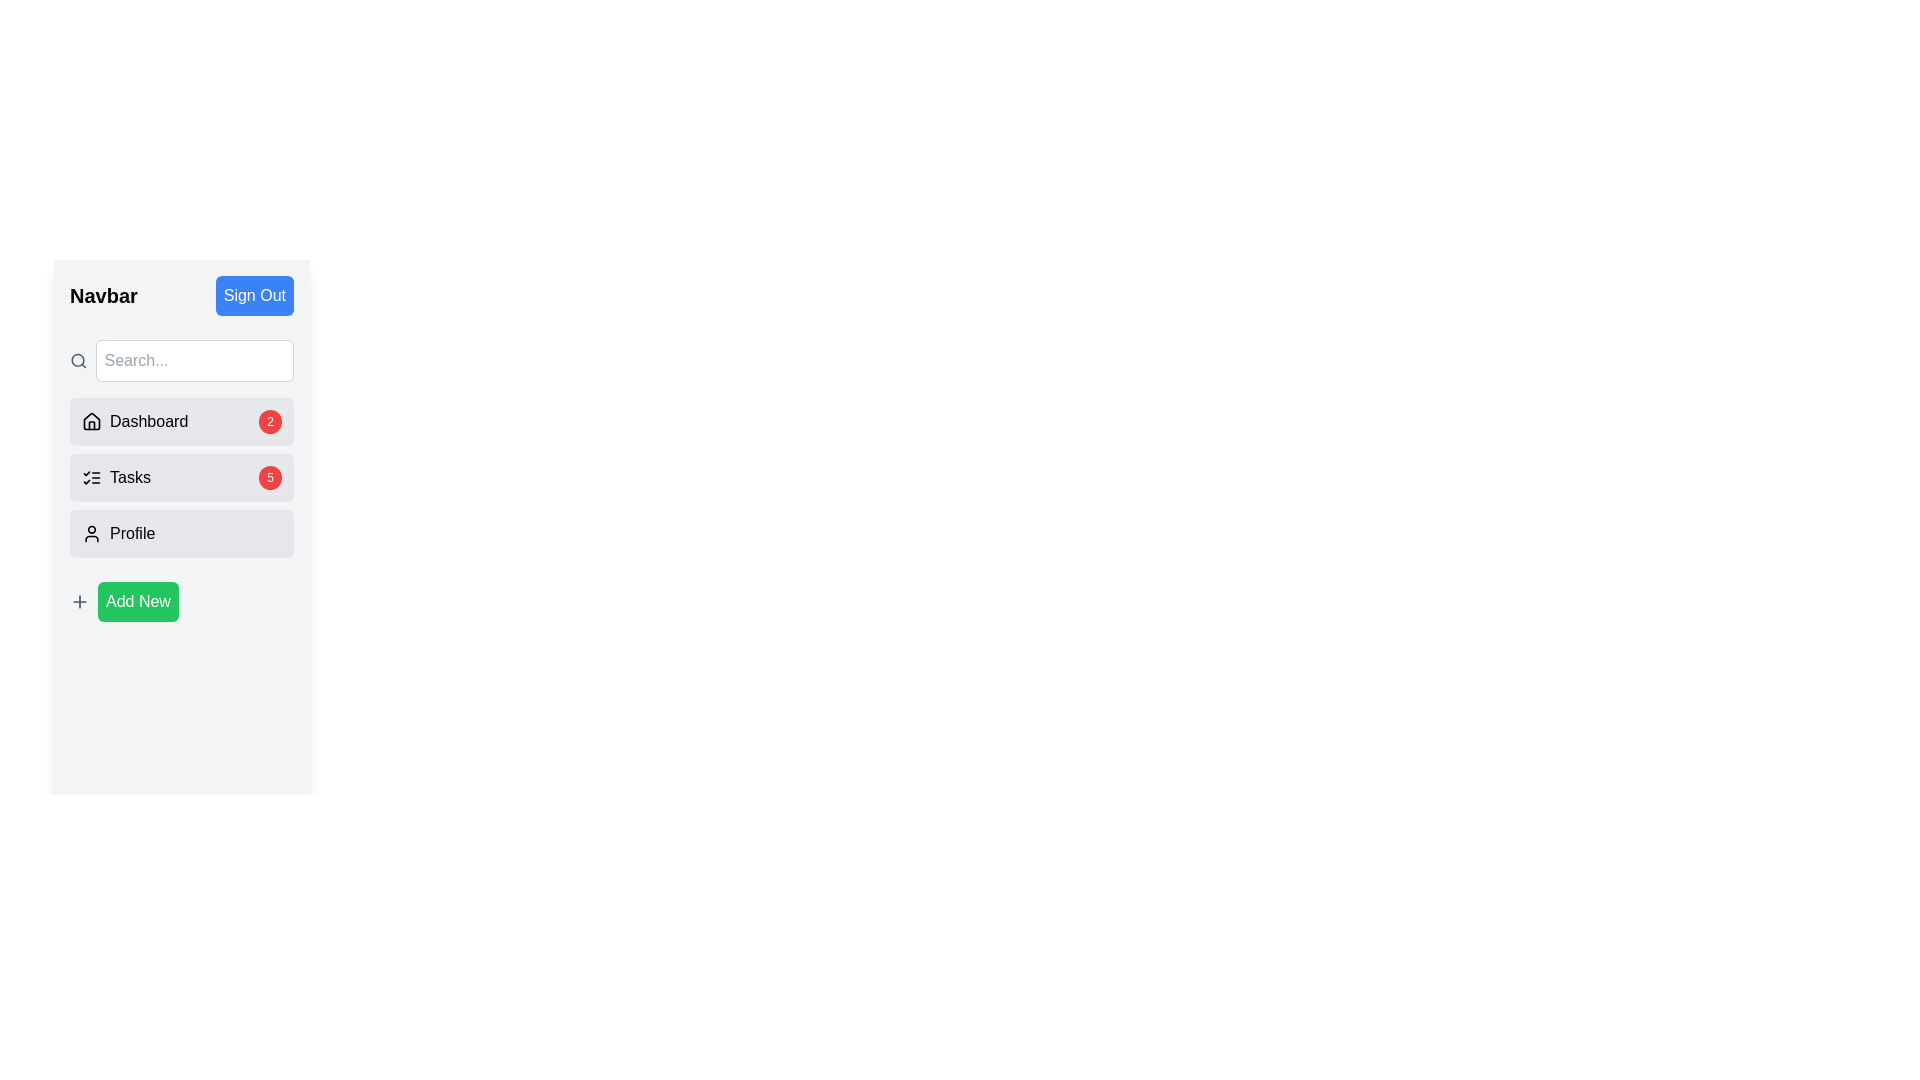 The image size is (1920, 1080). What do you see at coordinates (129, 478) in the screenshot?
I see `the 'Tasks' text label located in the navigation menu, which is the second item after 'Dashboard' and positioned between a list icon and a numeric badge displaying '5'` at bounding box center [129, 478].